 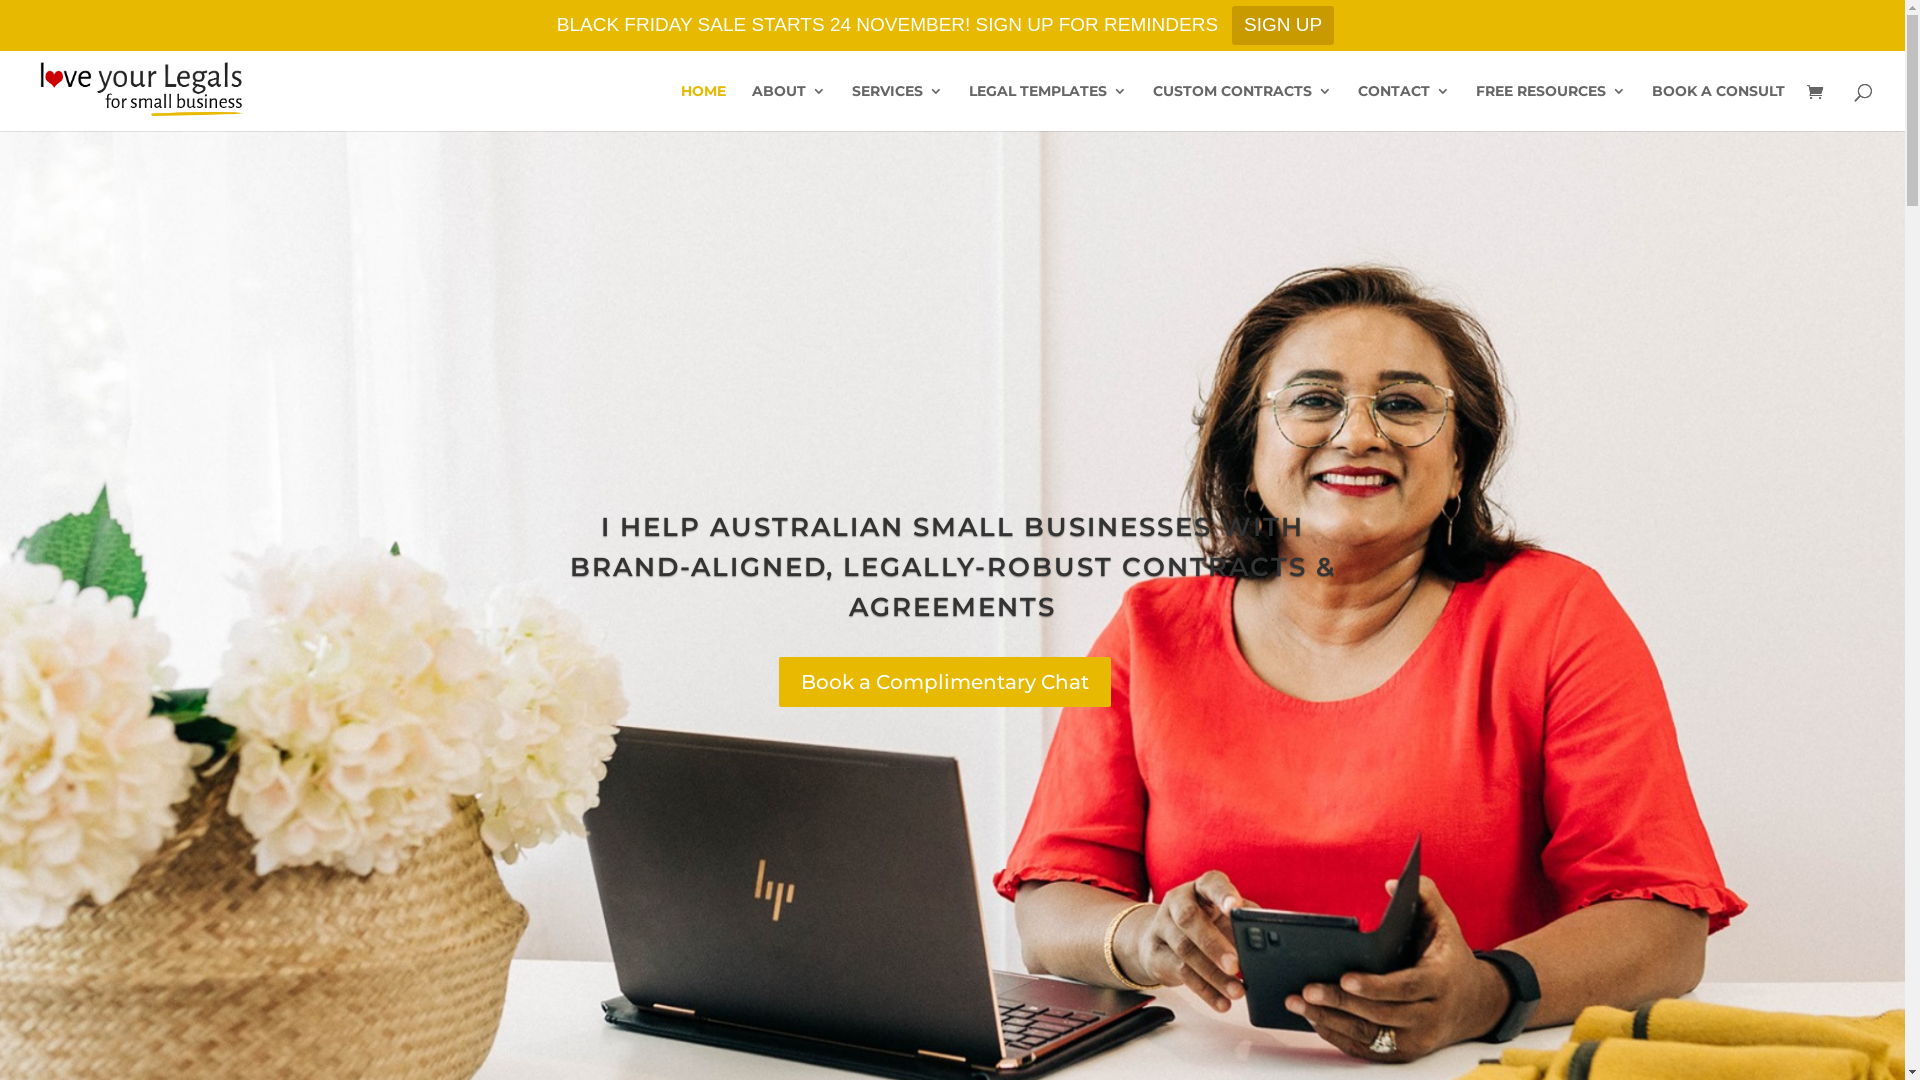 What do you see at coordinates (944, 681) in the screenshot?
I see `'Book a Complimentary Chat'` at bounding box center [944, 681].